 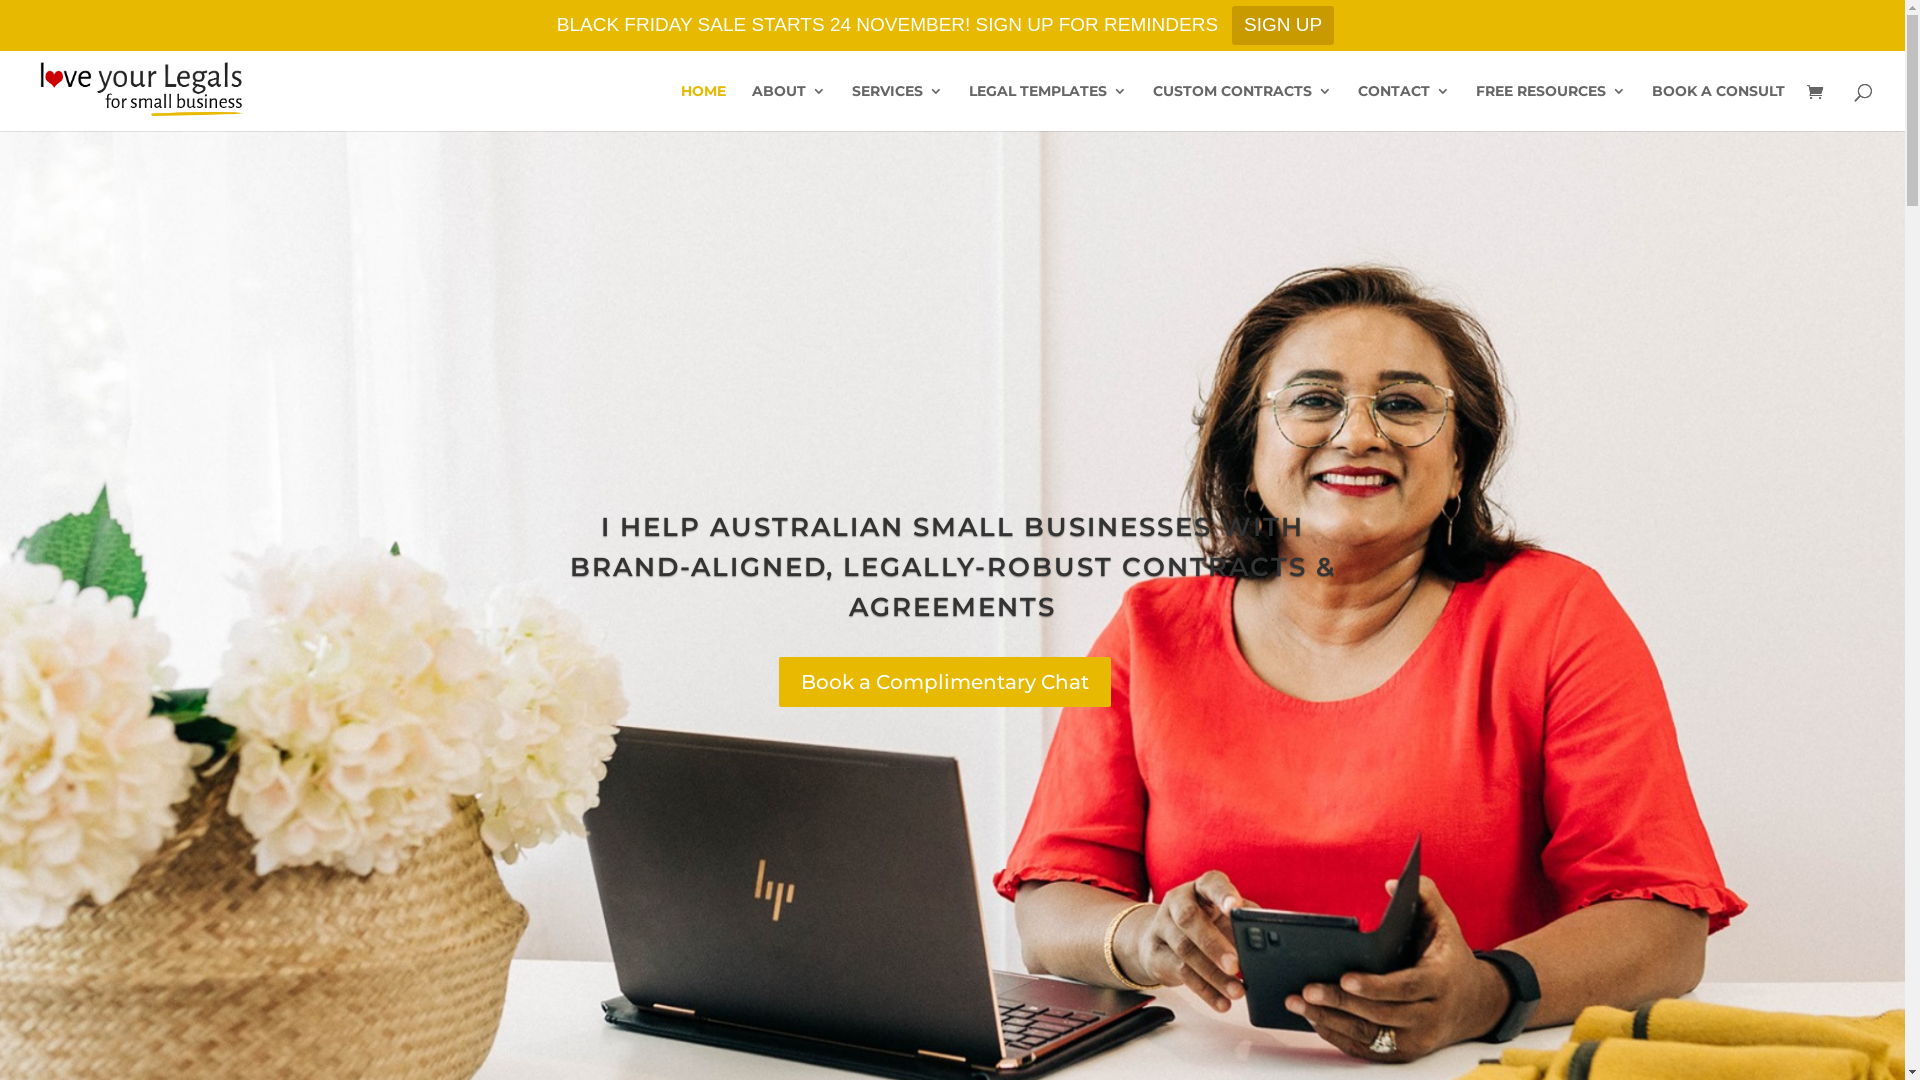 What do you see at coordinates (944, 681) in the screenshot?
I see `'Book a Complimentary Chat'` at bounding box center [944, 681].